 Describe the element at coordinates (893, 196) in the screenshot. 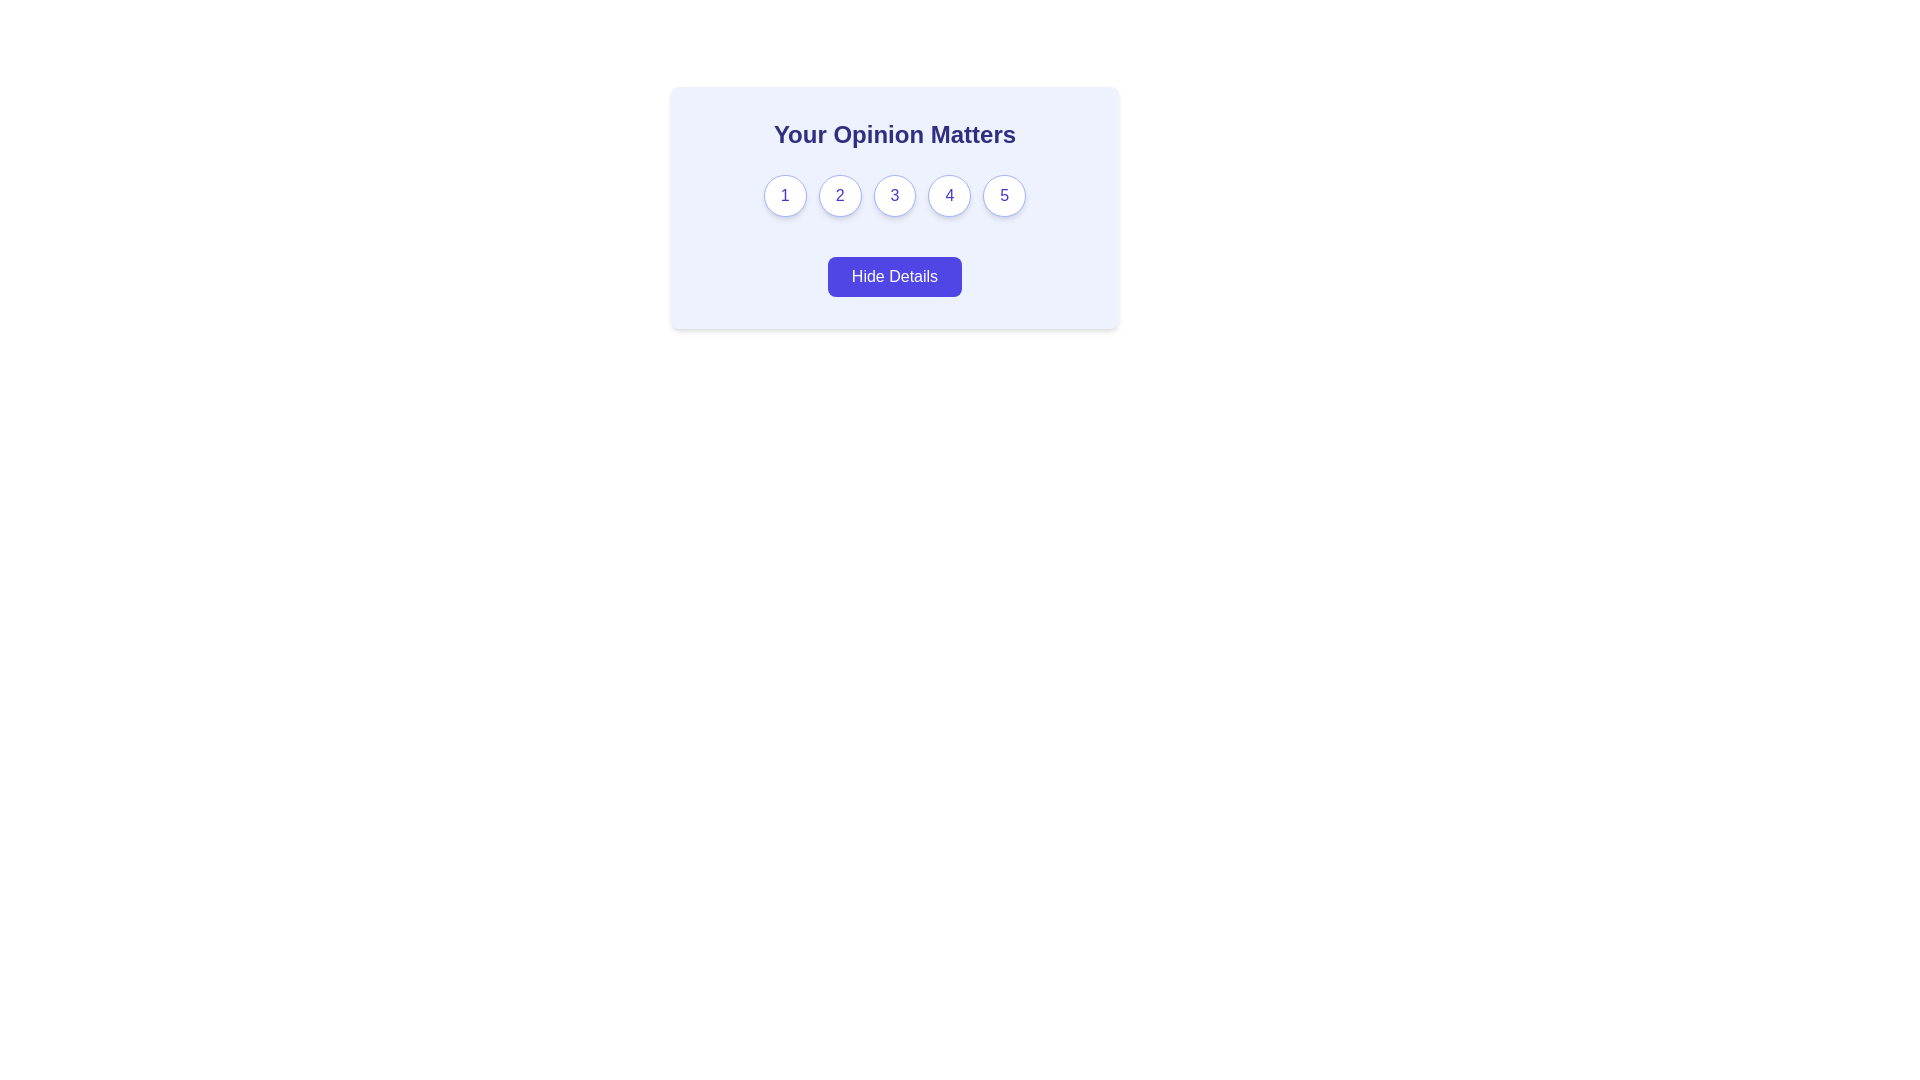

I see `the individual button in the group of round buttons containing numbers from 1 to 5, which is centered in the modal below the heading 'Your Opinion Matters'` at that location.